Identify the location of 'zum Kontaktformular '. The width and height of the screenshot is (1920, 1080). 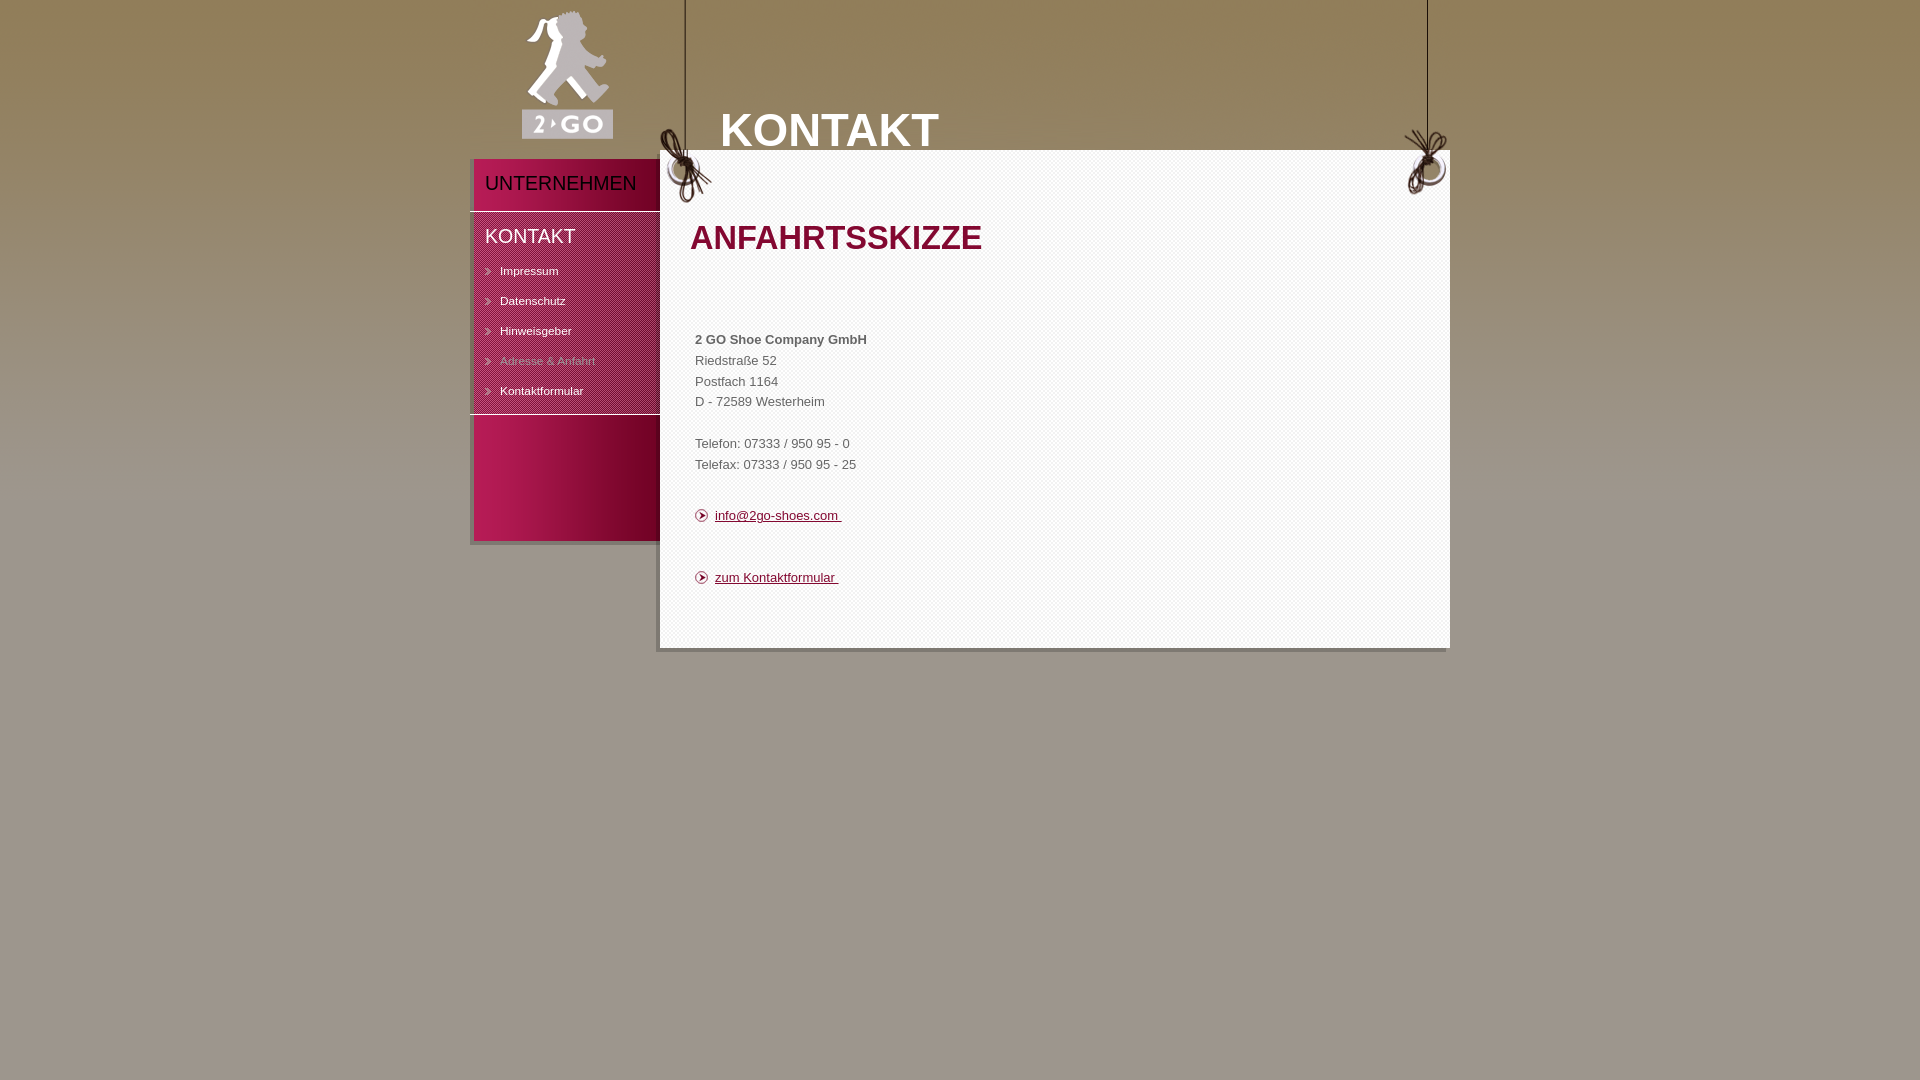
(695, 578).